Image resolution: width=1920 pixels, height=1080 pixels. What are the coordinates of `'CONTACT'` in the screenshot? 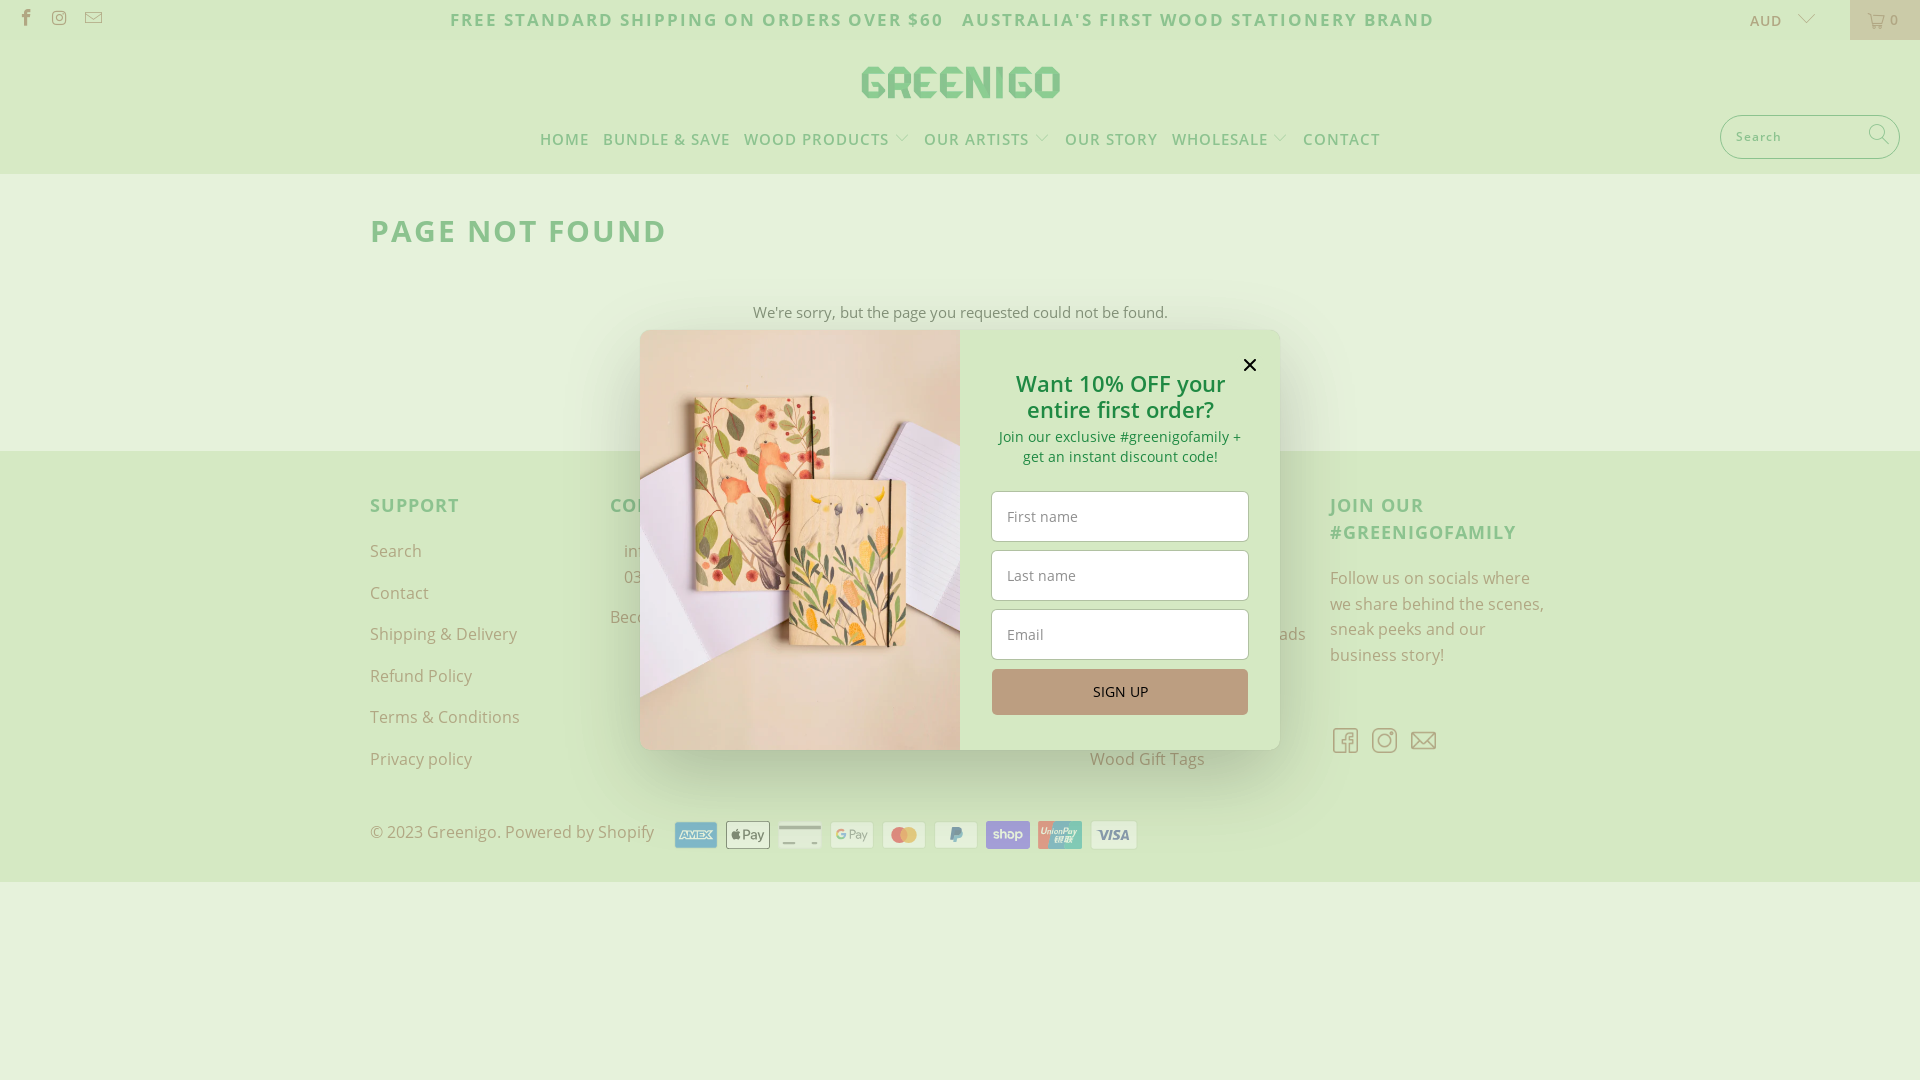 It's located at (1341, 137).